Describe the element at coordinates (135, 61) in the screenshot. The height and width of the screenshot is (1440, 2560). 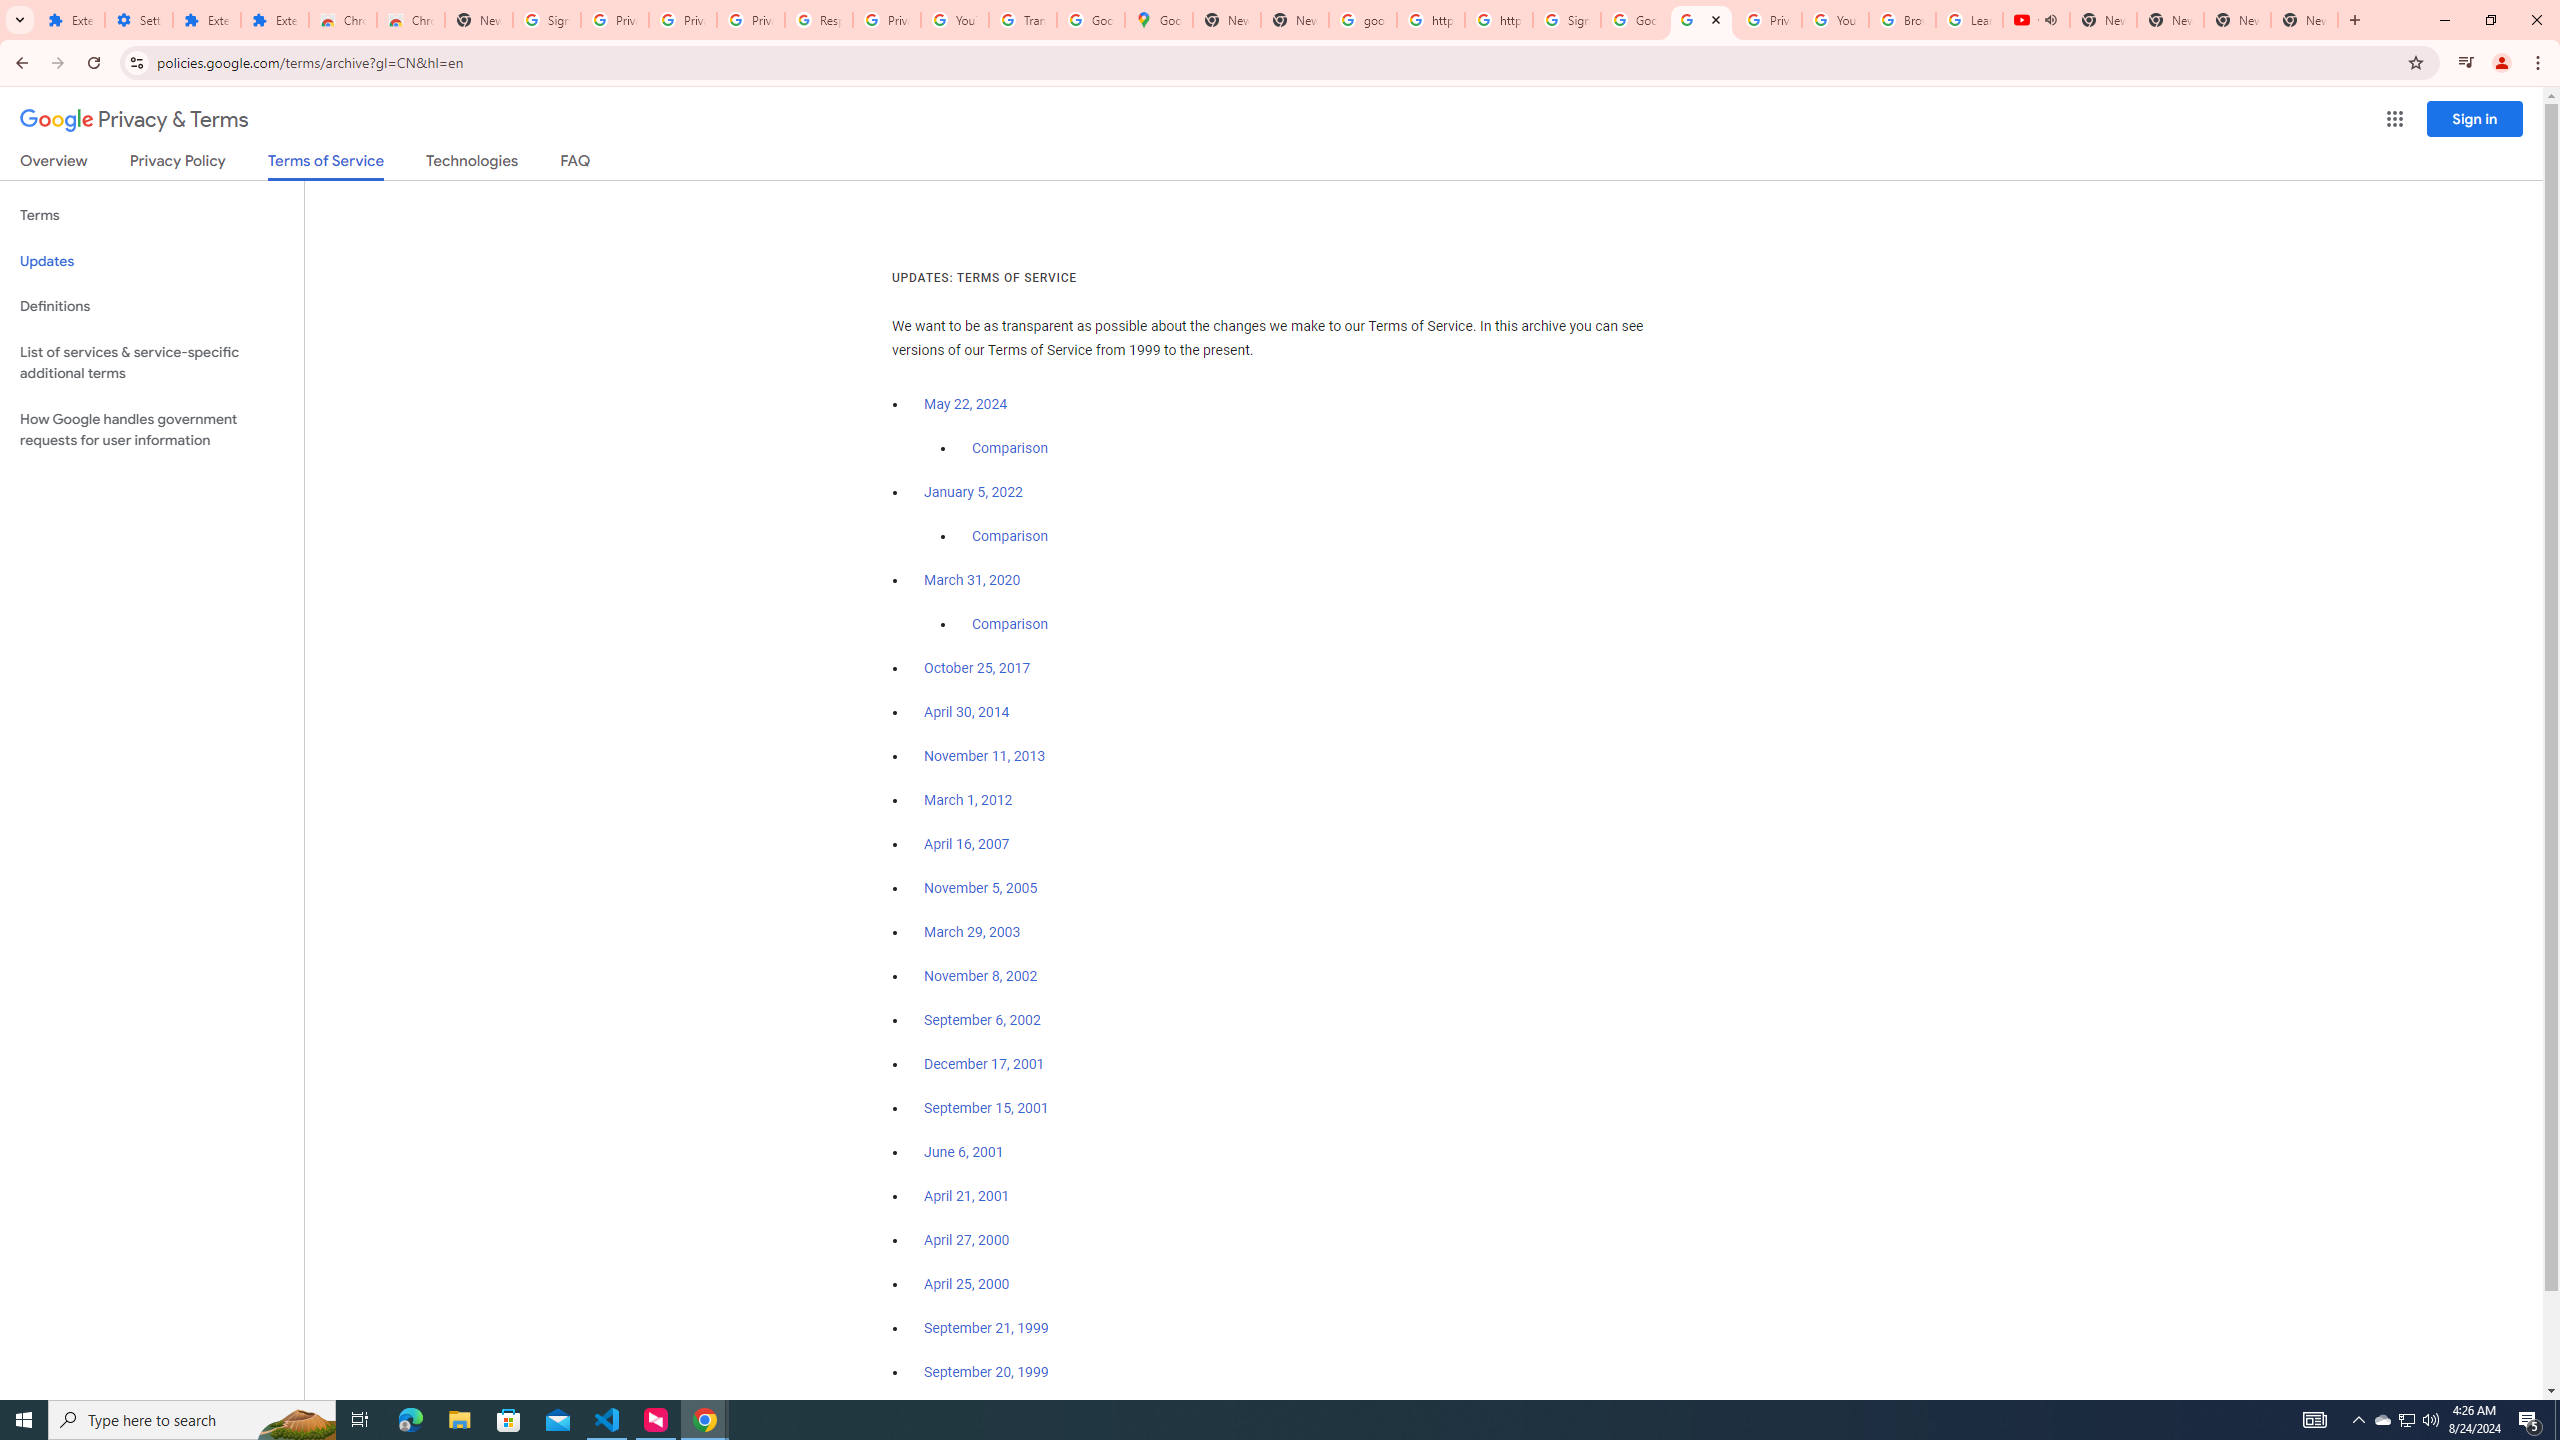
I see `'View site information'` at that location.